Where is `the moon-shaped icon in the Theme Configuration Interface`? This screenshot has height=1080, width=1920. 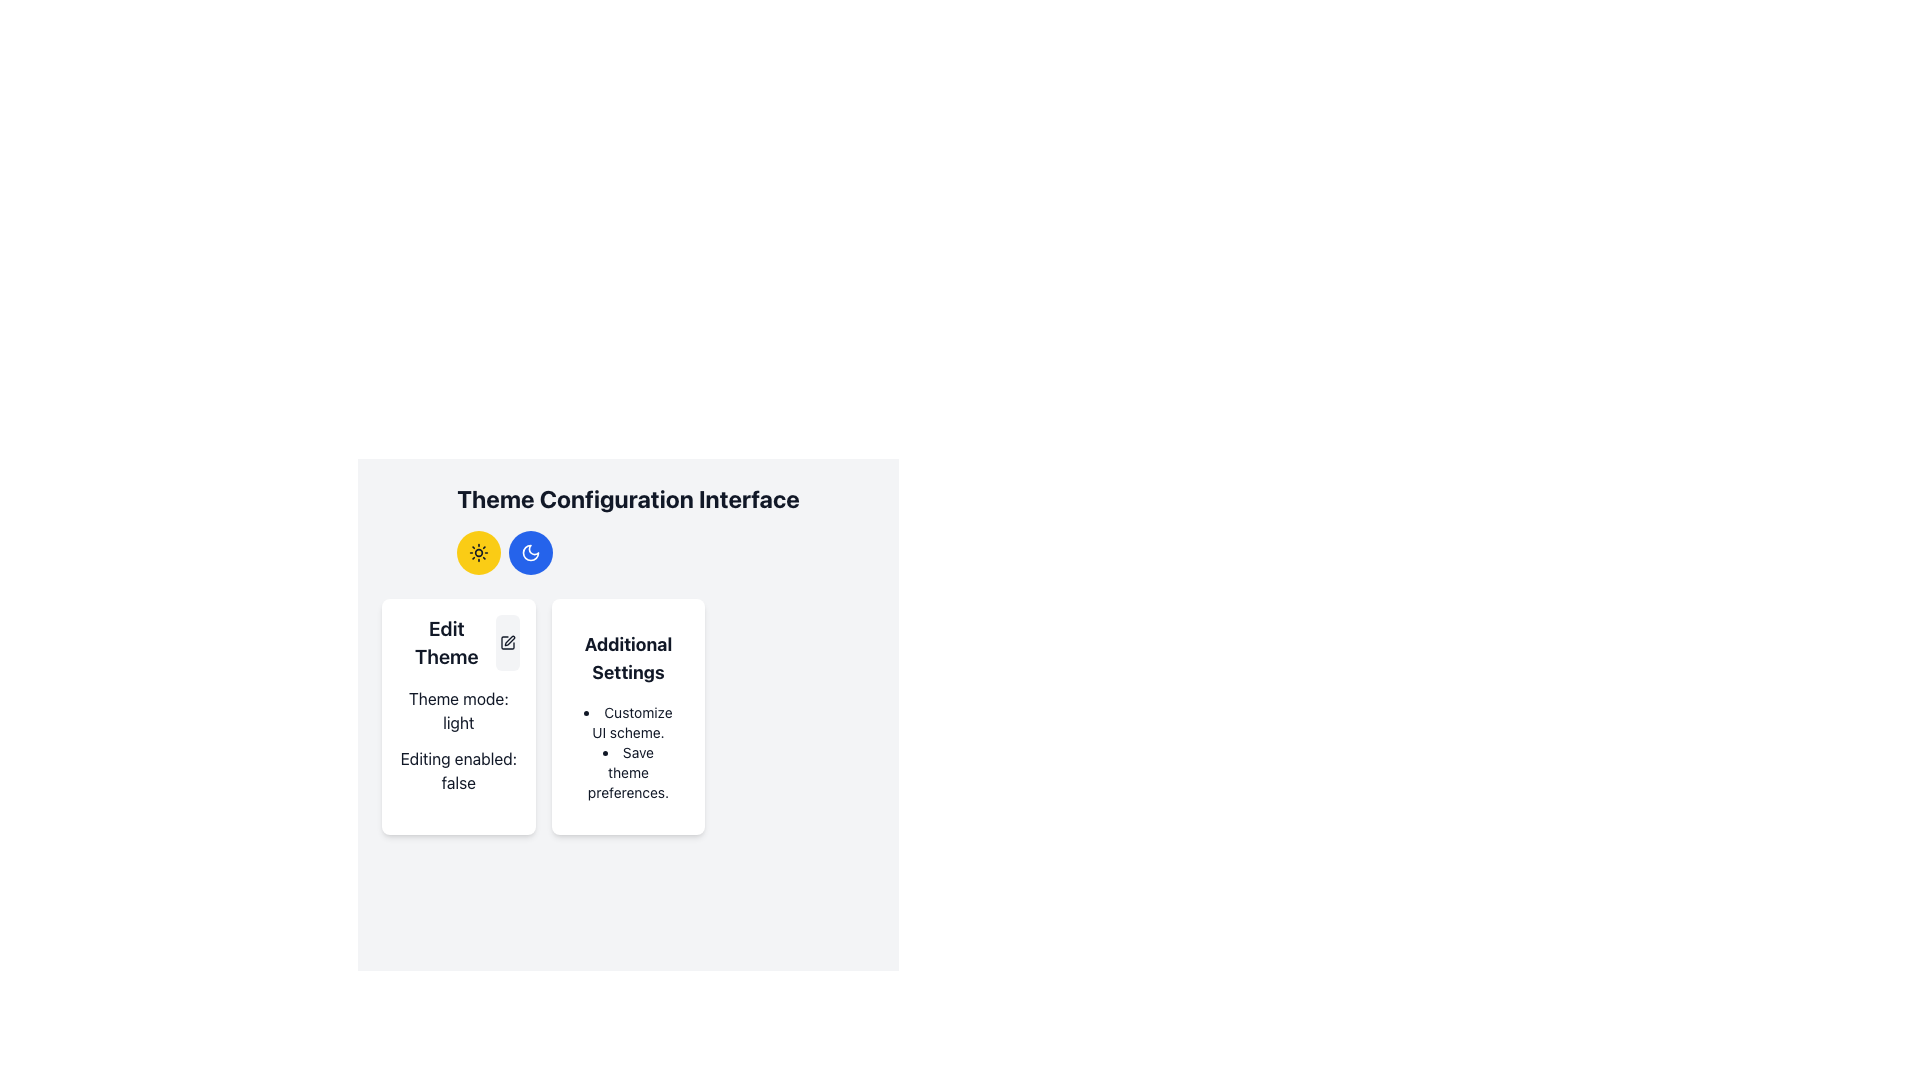
the moon-shaped icon in the Theme Configuration Interface is located at coordinates (531, 552).